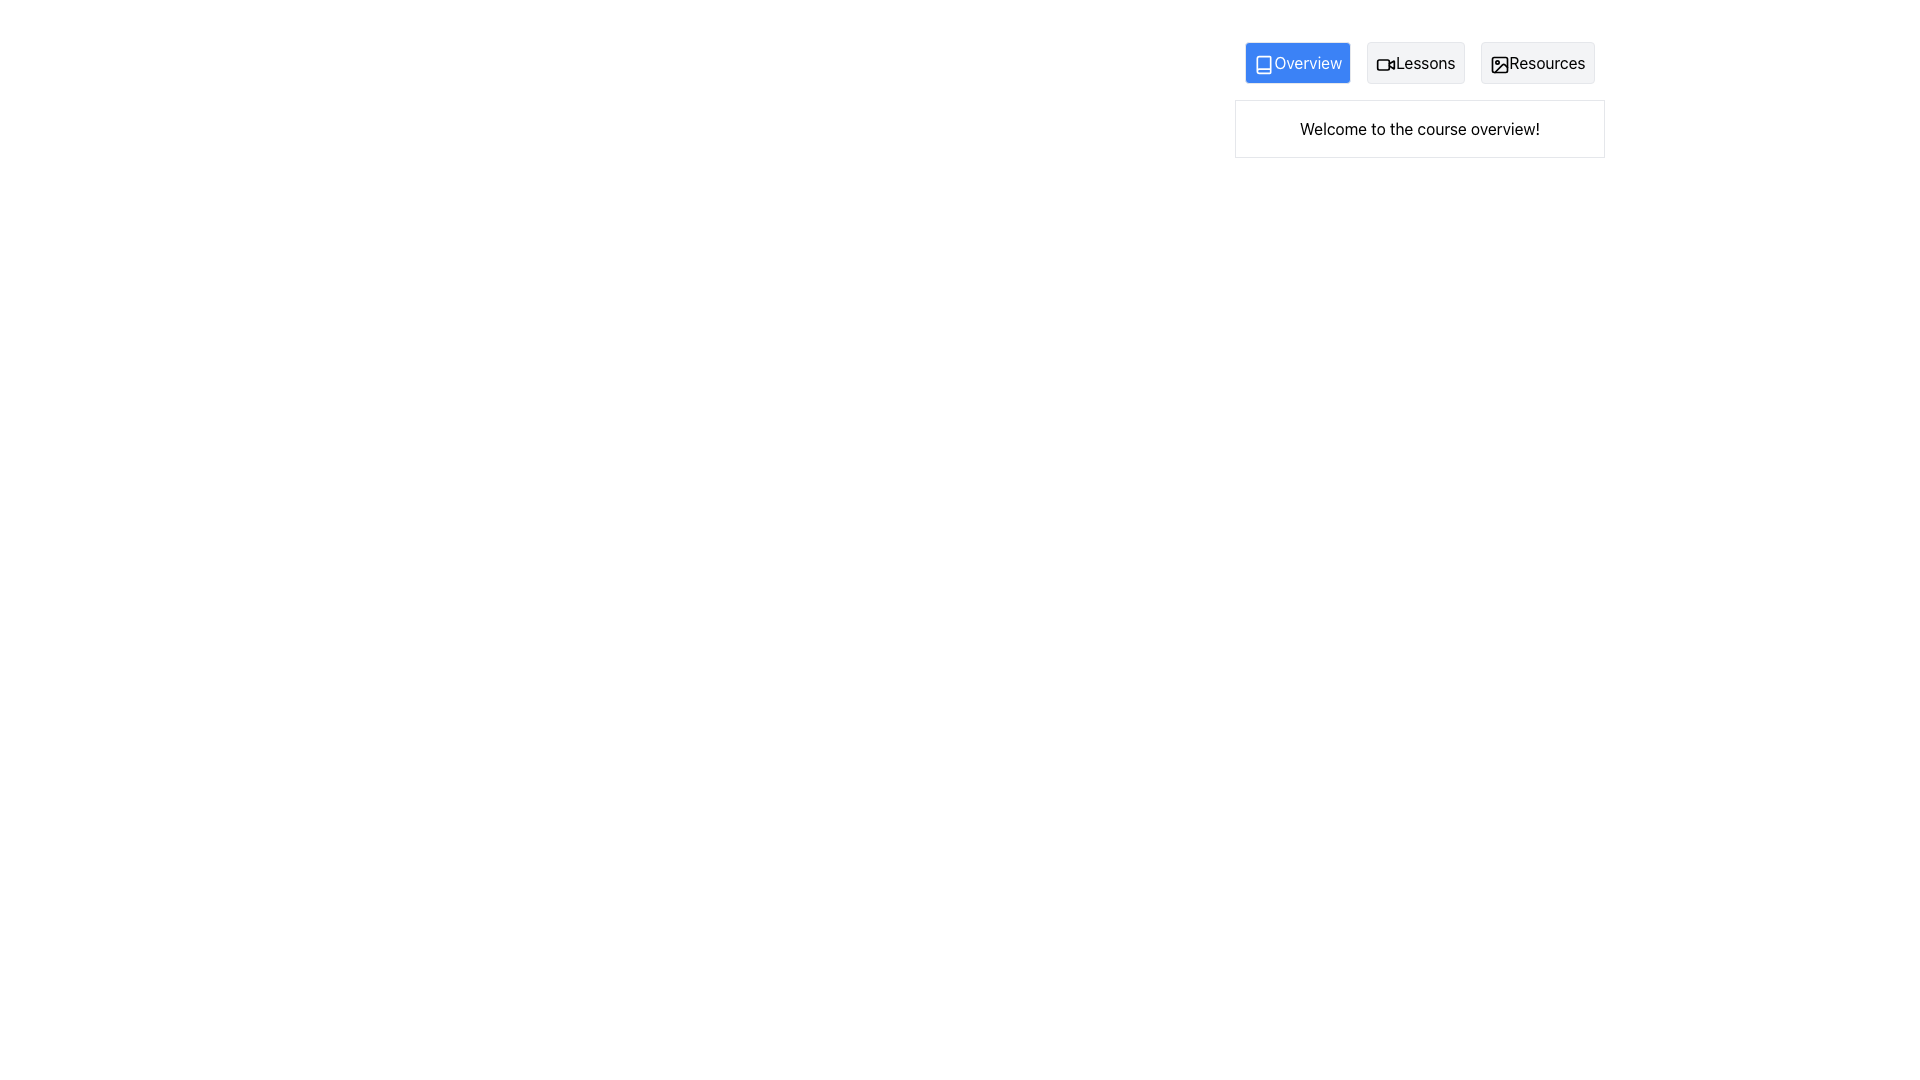 The height and width of the screenshot is (1080, 1920). I want to click on the 'Lessons' button, which is a rectangular button with a gray background and a video camera icon on the left side, so click(1419, 61).